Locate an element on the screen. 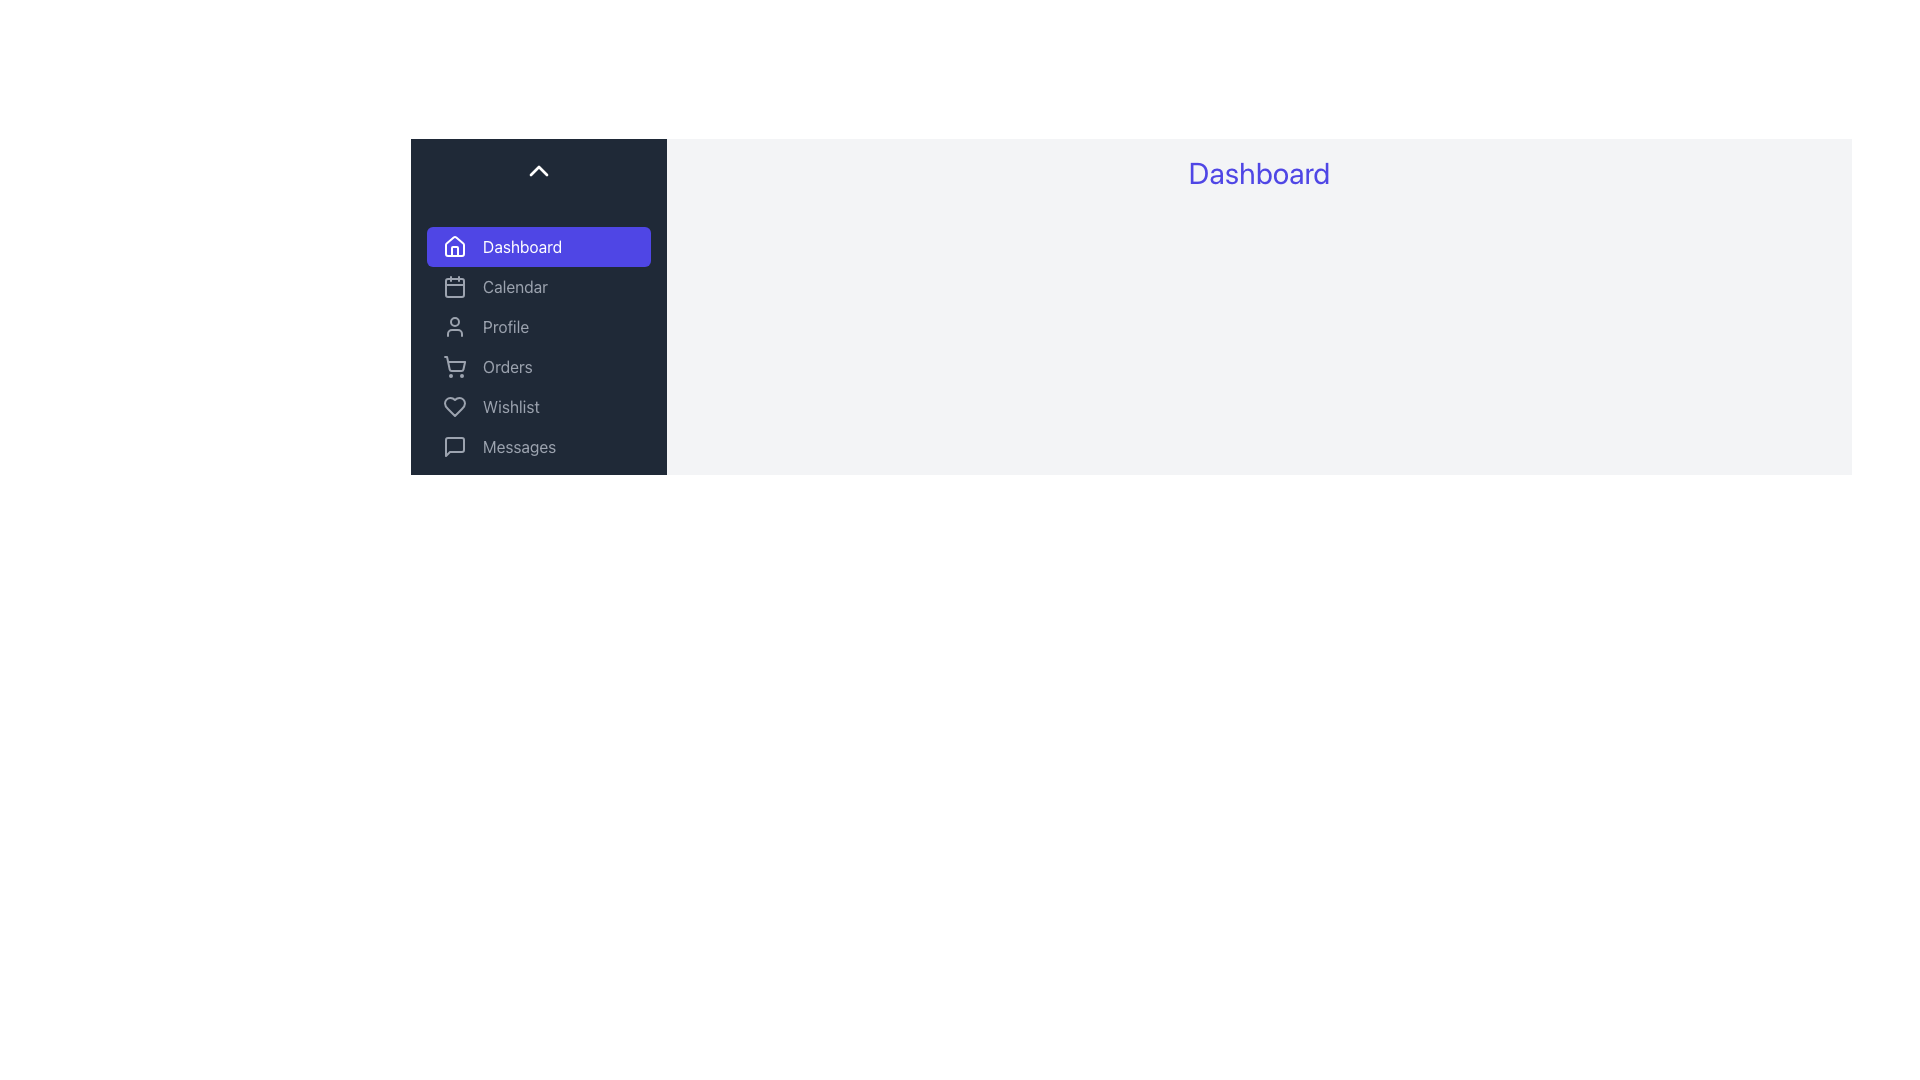 The image size is (1920, 1080). the house icon located in the purple rectangular button to the left of the 'Dashboard' text in the sidebar menu is located at coordinates (454, 245).